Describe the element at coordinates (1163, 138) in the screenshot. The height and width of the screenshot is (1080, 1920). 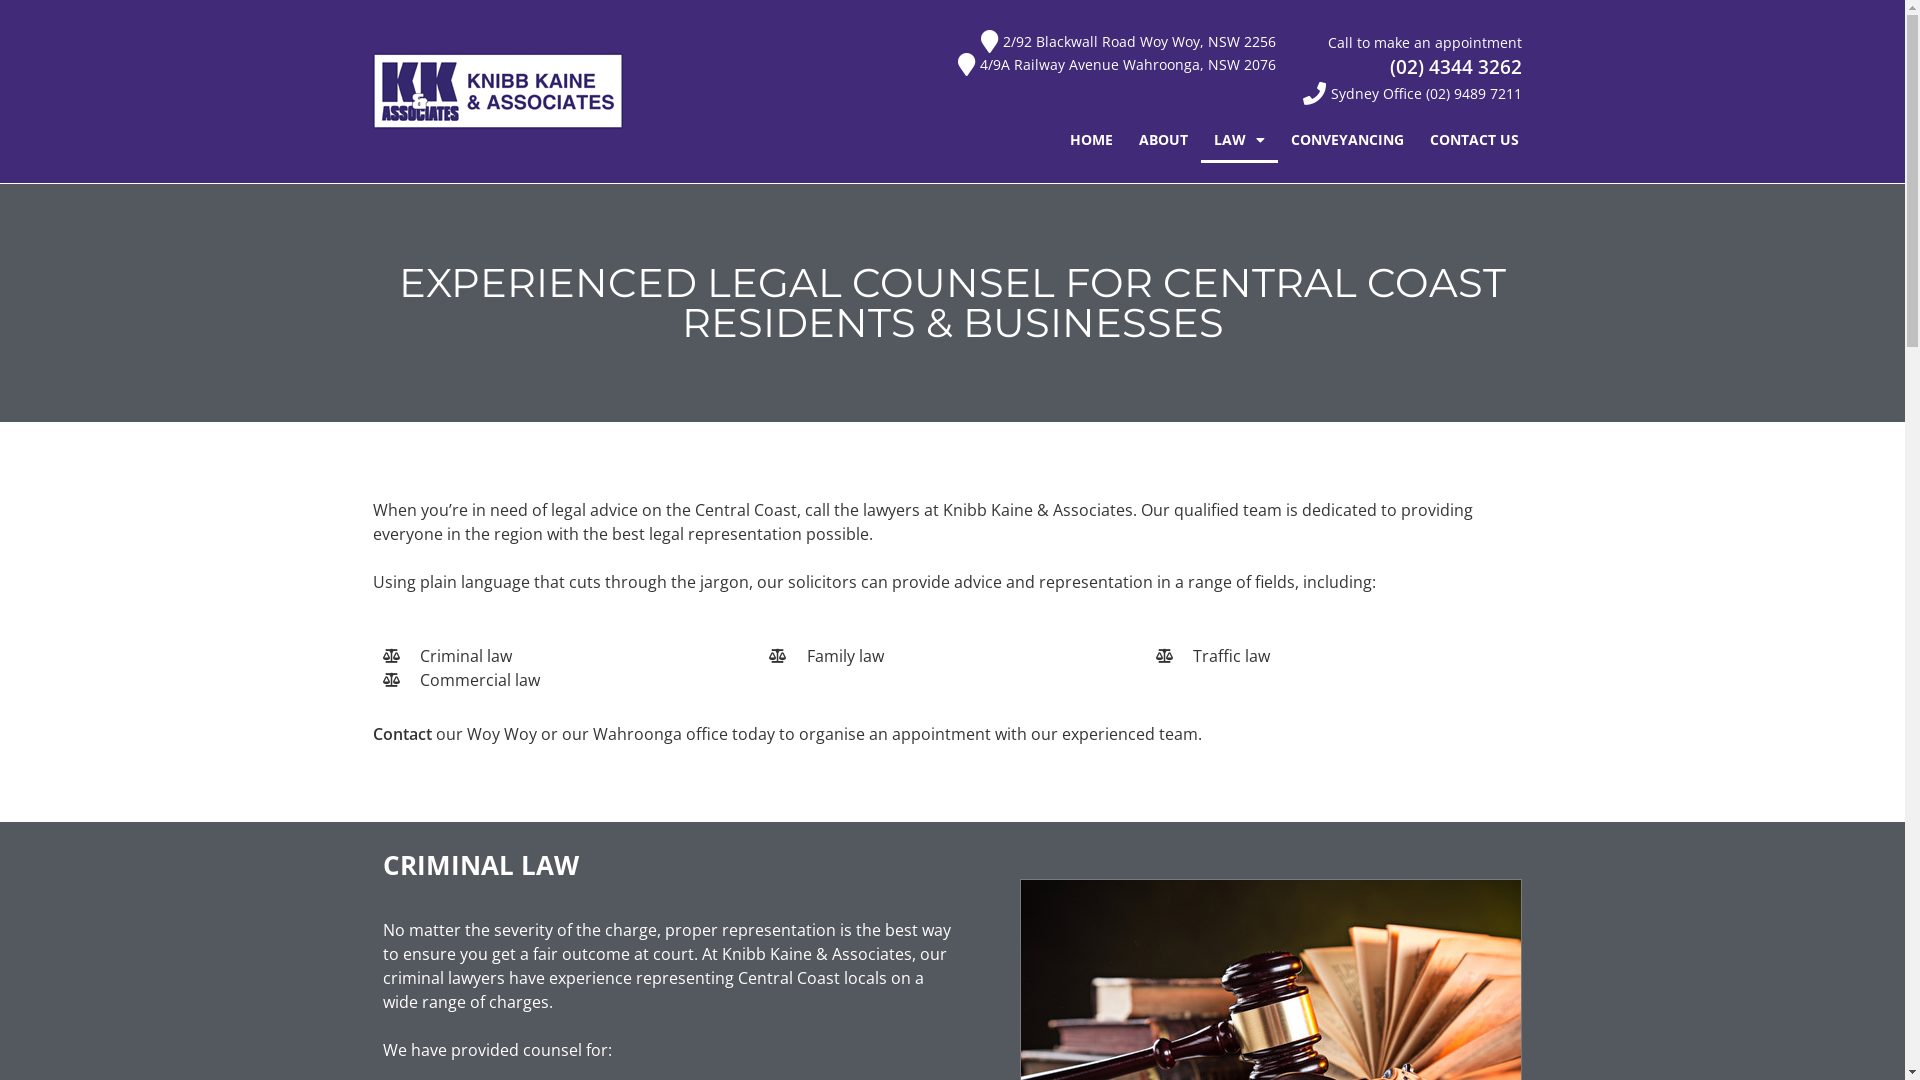
I see `'ABOUT'` at that location.